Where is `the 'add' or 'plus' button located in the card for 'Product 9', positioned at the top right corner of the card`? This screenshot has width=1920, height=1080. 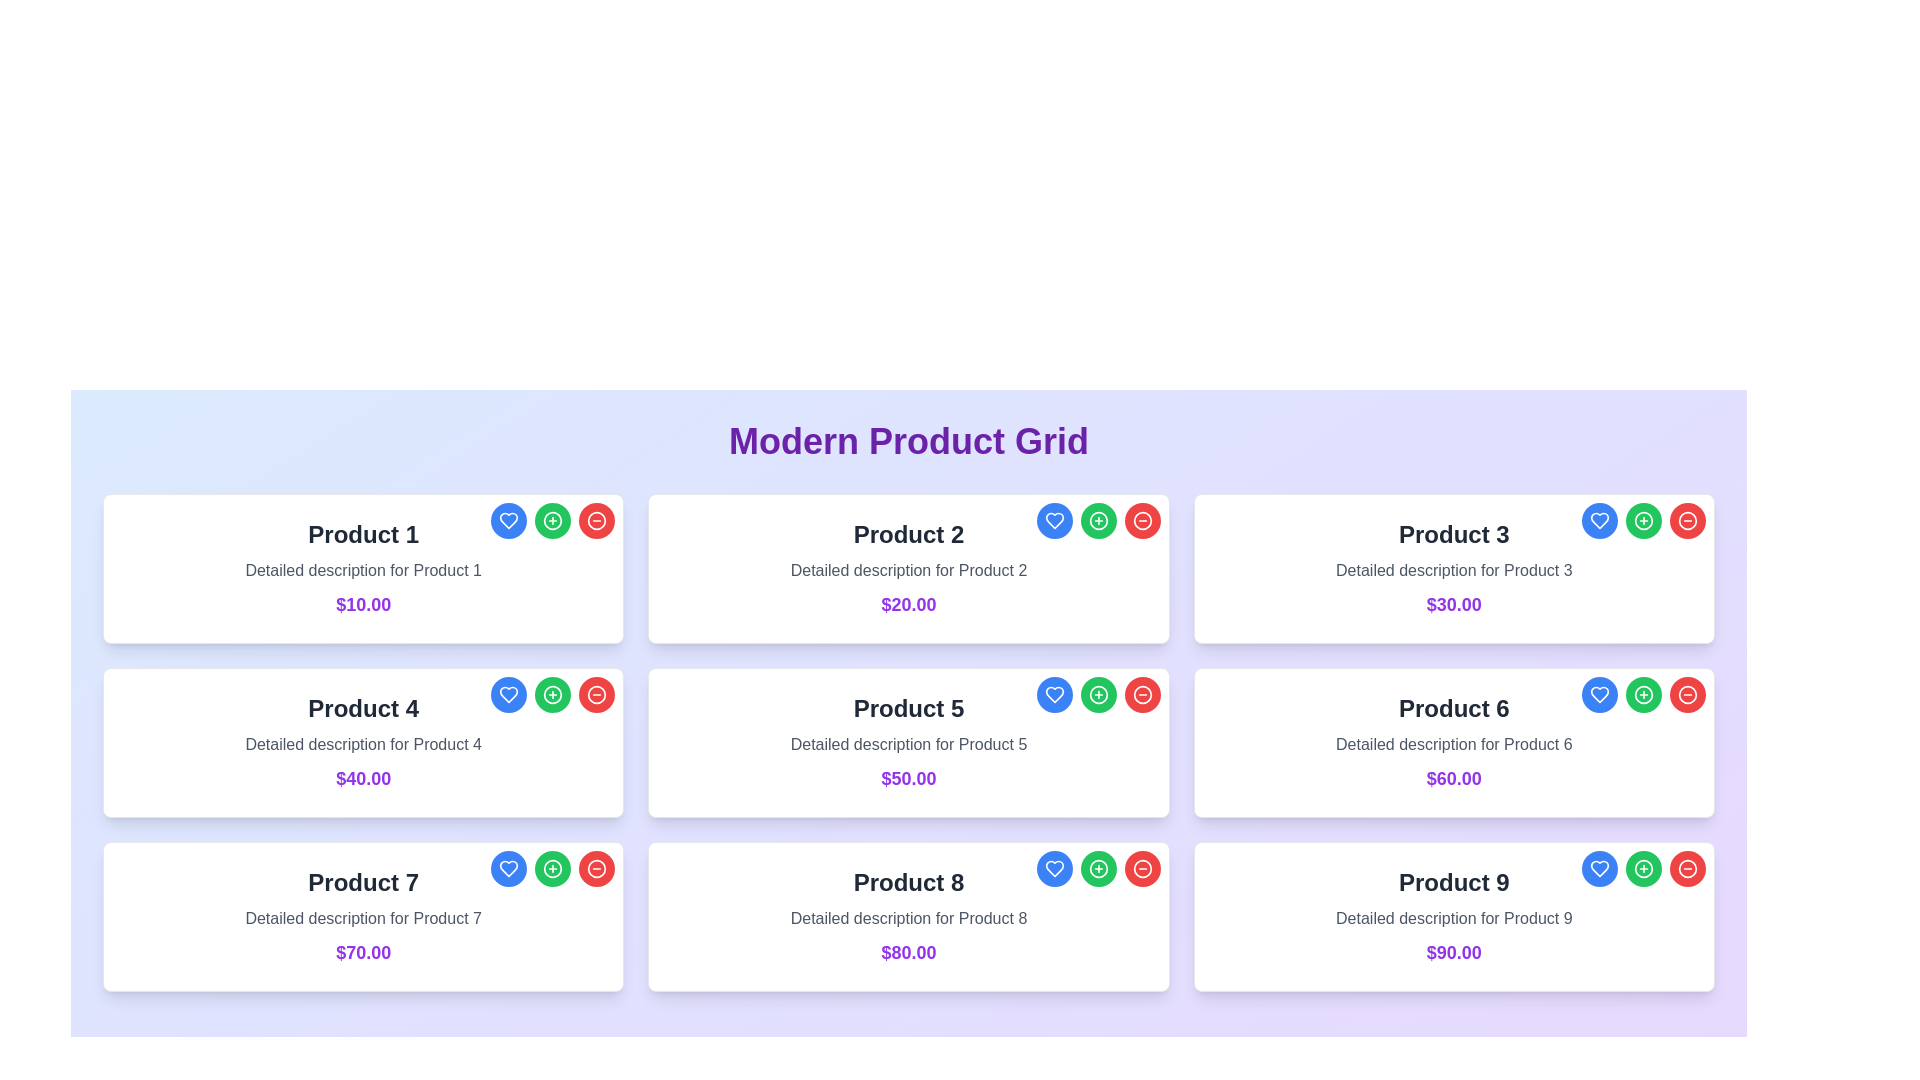
the 'add' or 'plus' button located in the card for 'Product 9', positioned at the top right corner of the card is located at coordinates (1643, 867).